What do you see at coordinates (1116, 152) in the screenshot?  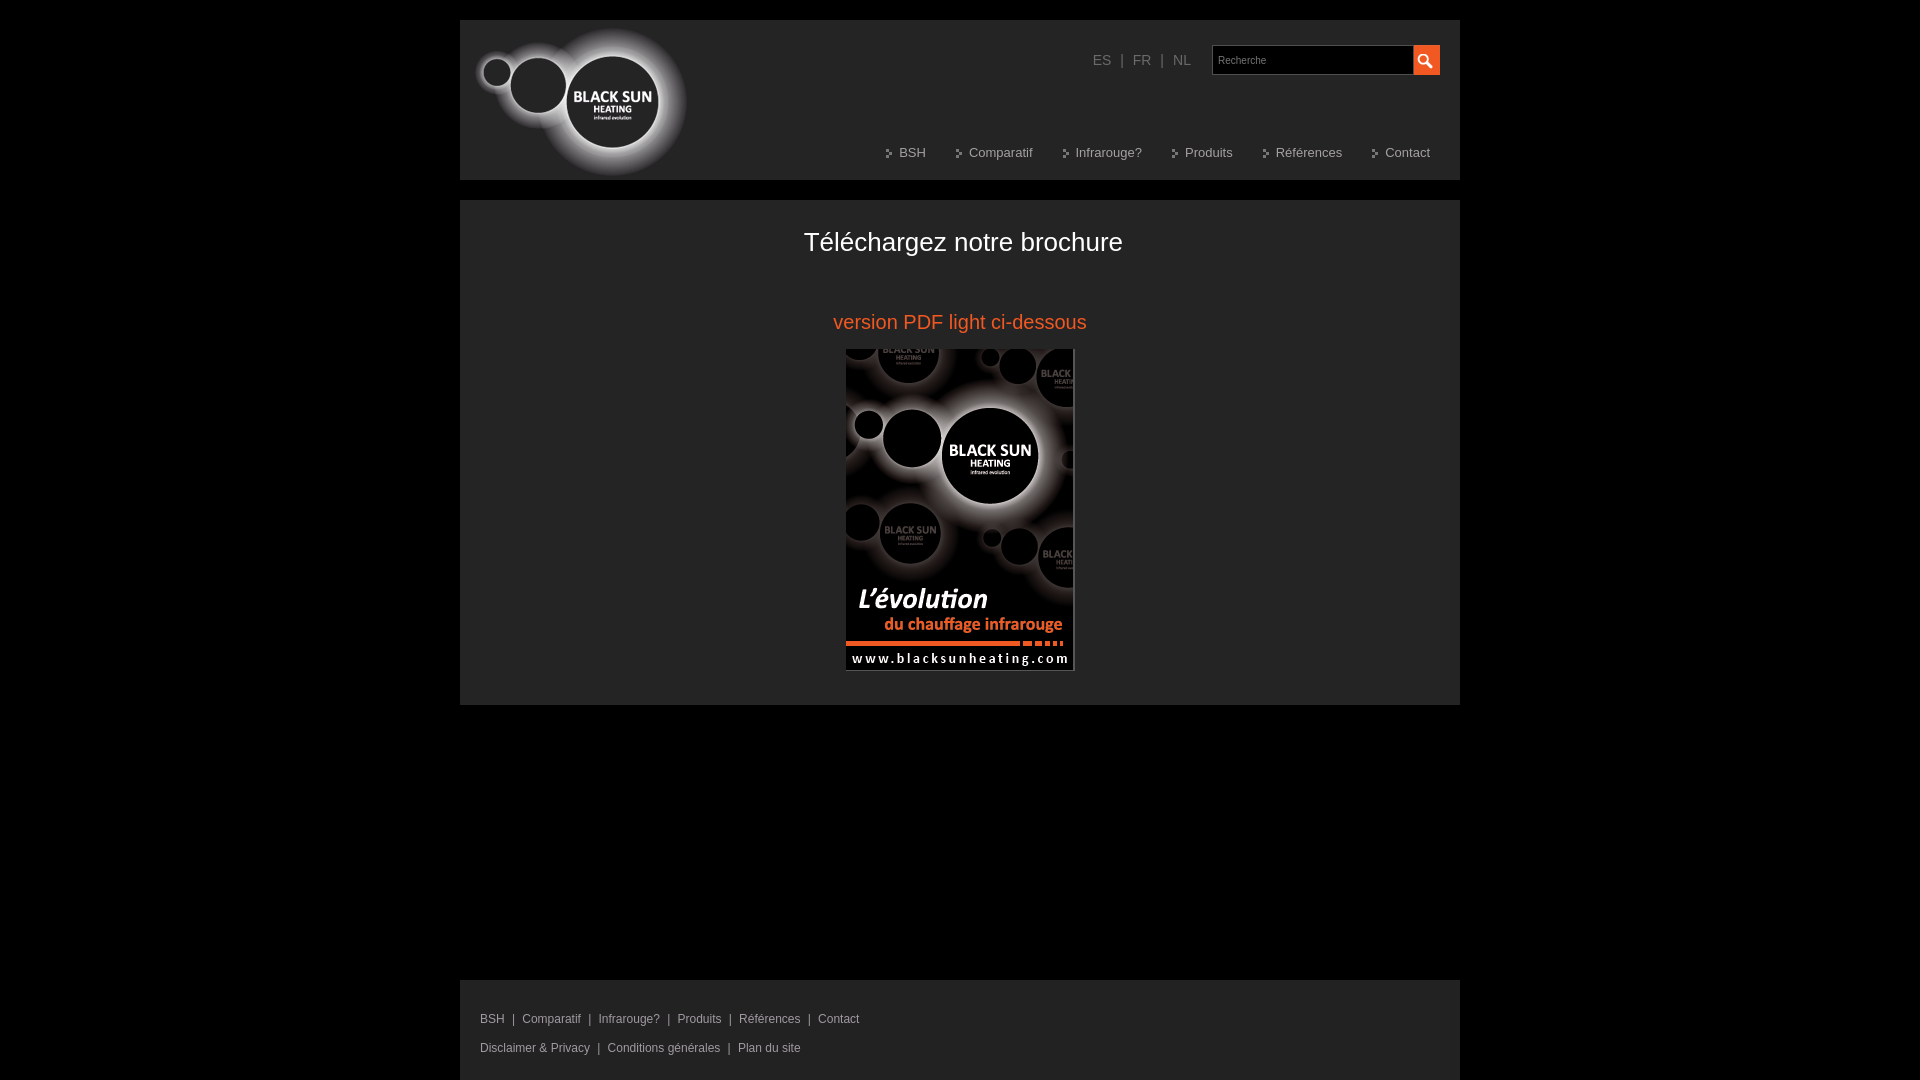 I see `'Infrarouge?'` at bounding box center [1116, 152].